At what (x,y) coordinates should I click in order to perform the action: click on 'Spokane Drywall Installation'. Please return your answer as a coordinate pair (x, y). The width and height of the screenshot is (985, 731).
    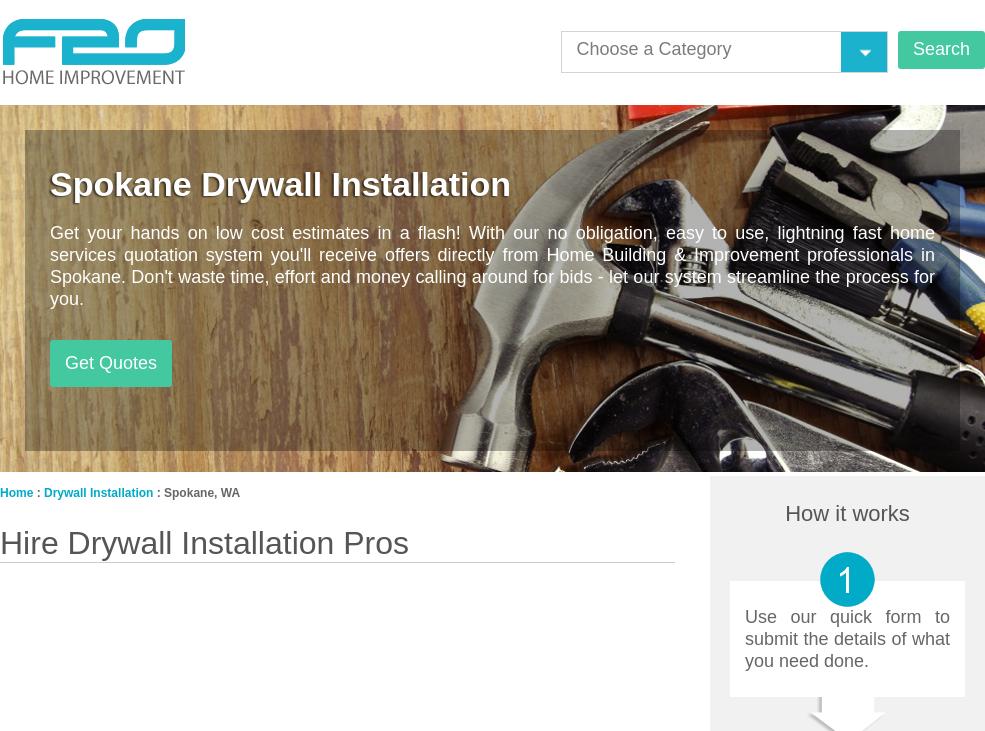
    Looking at the image, I should click on (279, 183).